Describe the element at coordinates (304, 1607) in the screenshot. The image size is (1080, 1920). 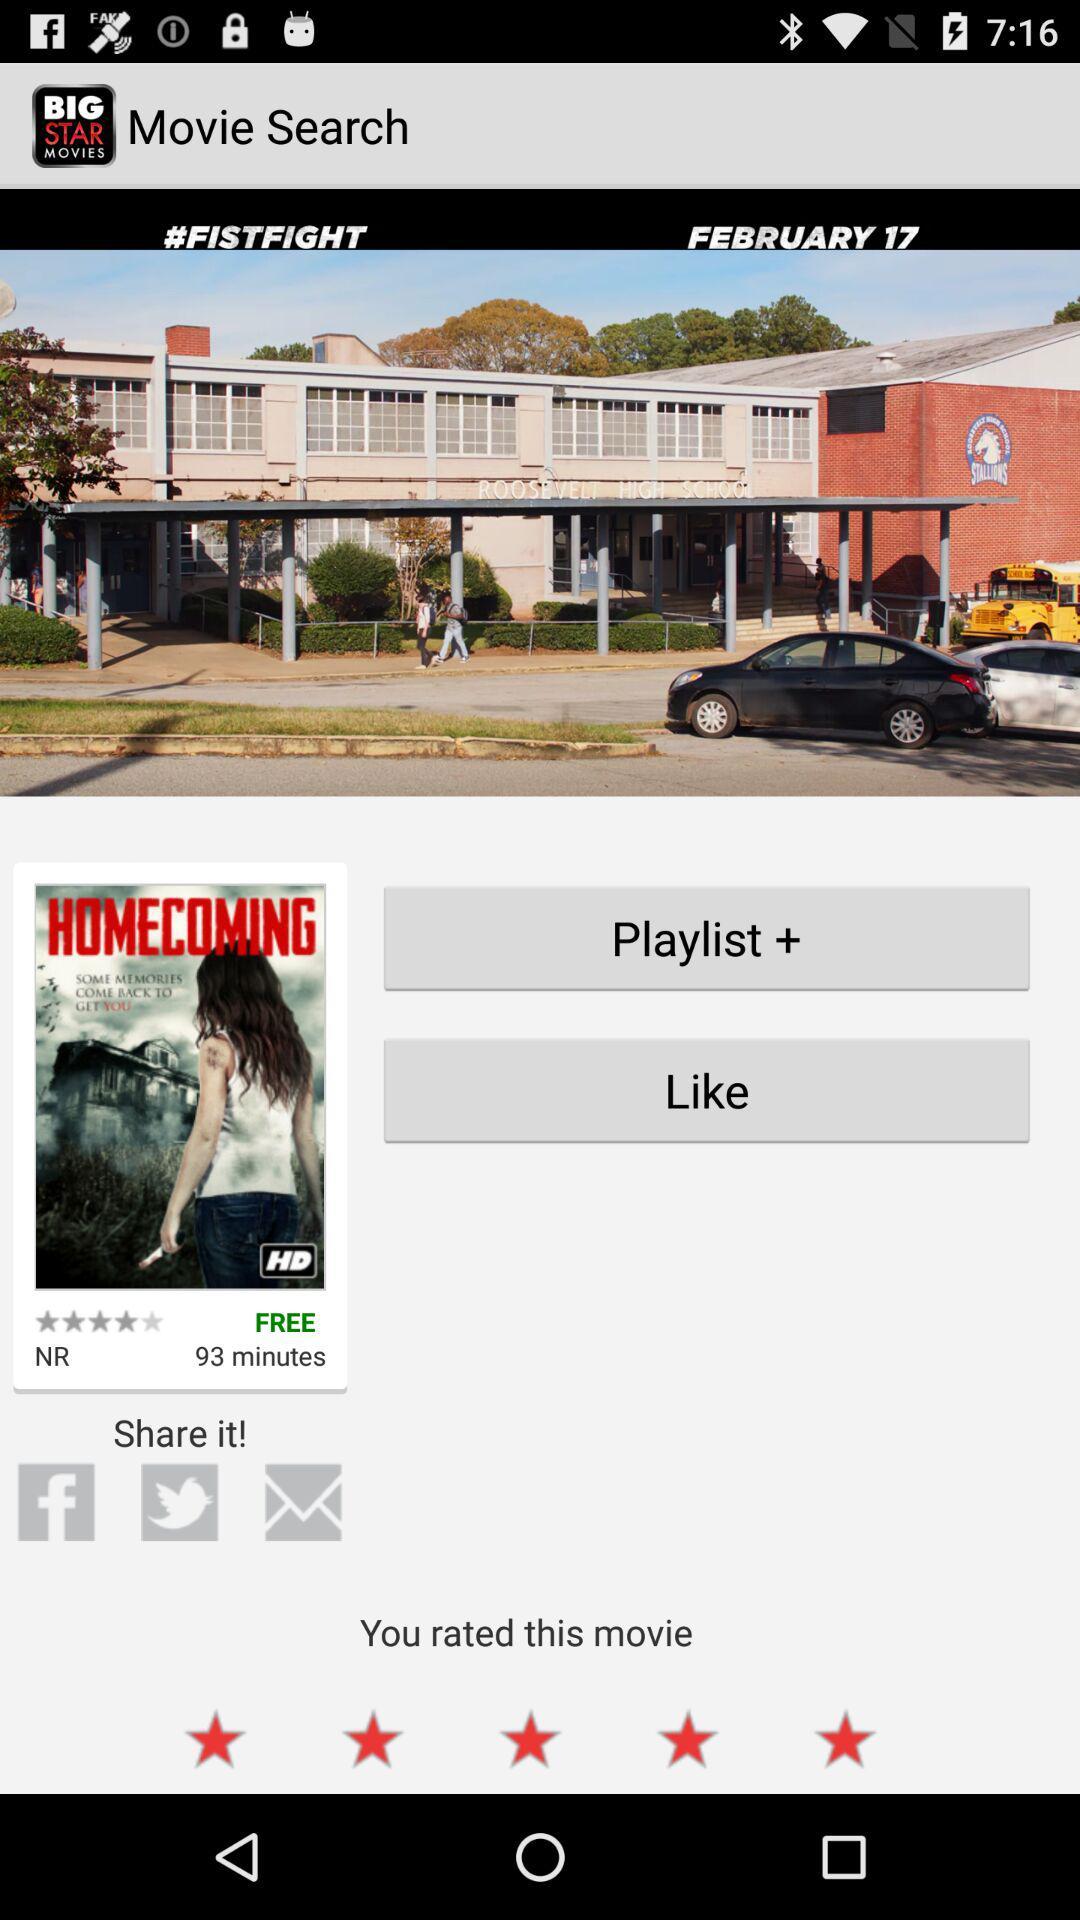
I see `the email icon` at that location.